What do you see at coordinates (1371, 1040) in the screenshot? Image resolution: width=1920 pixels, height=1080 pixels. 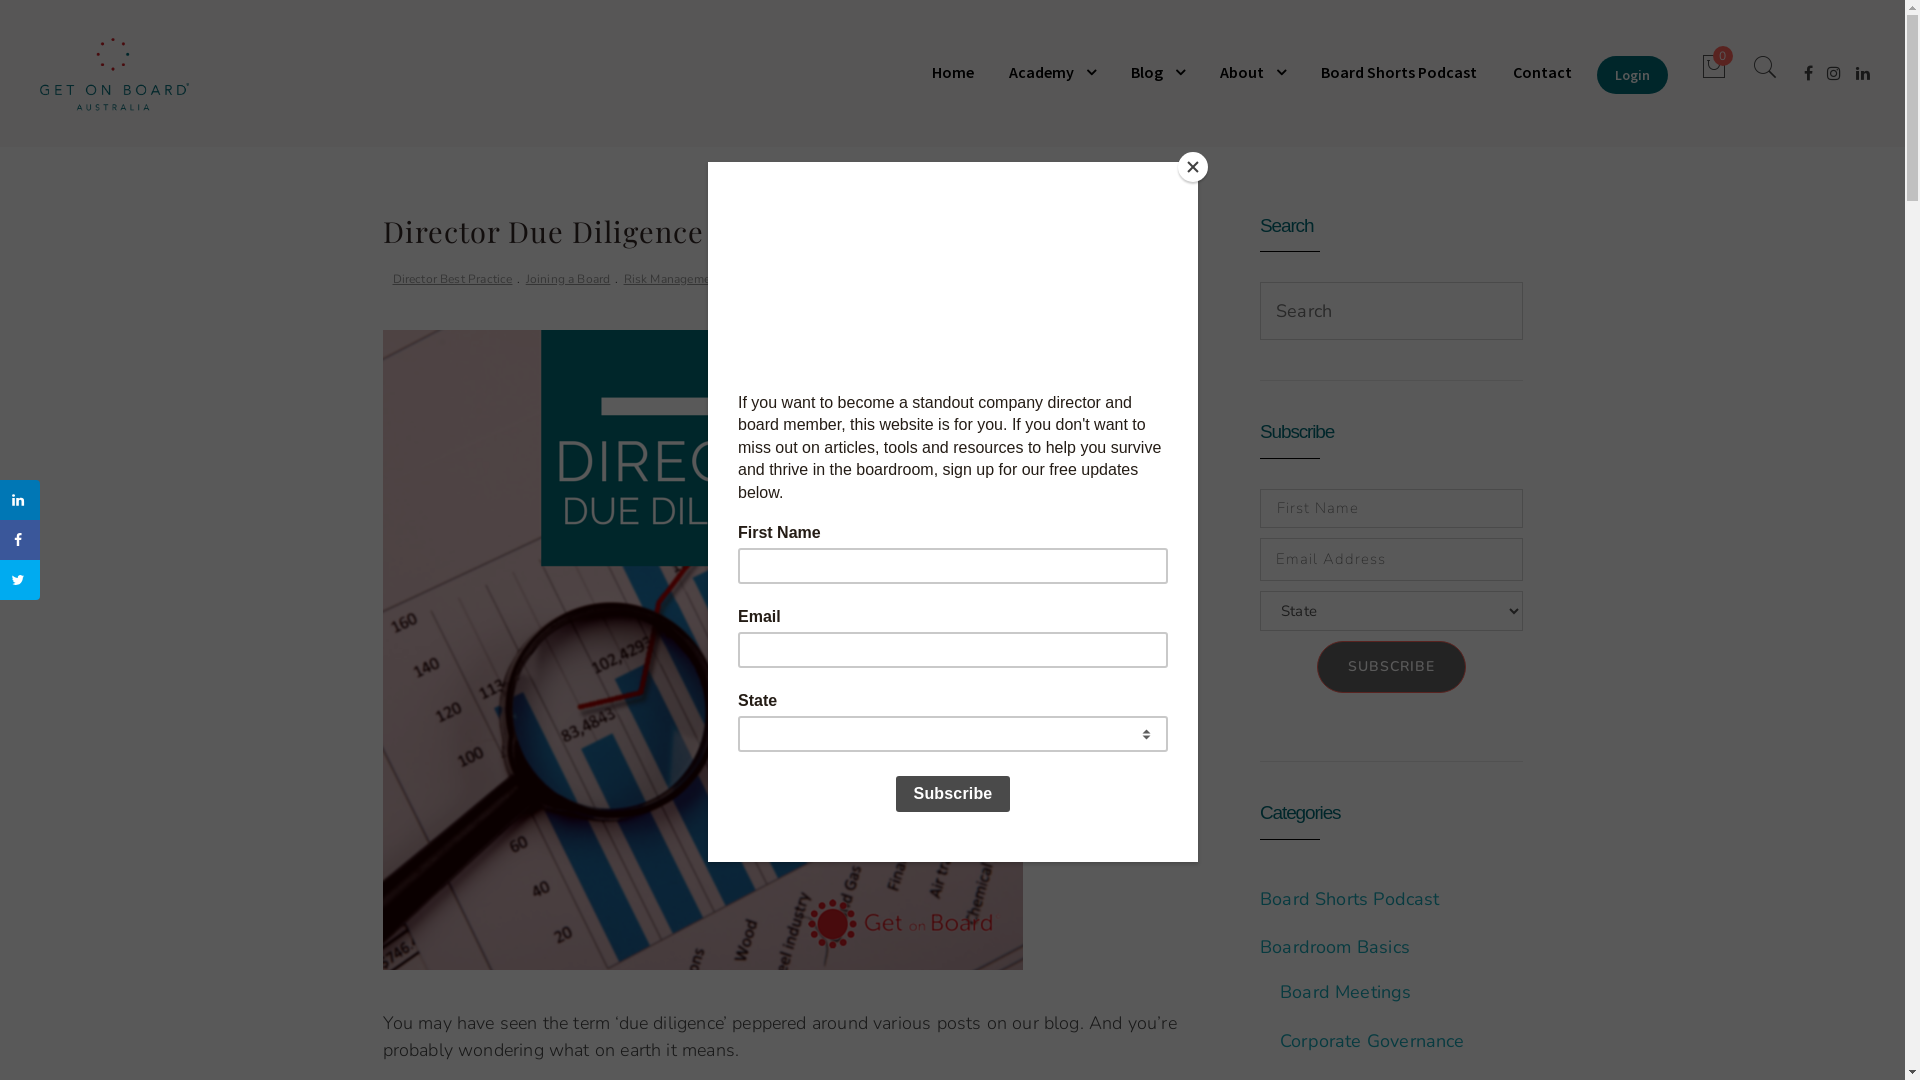 I see `'Corporate Governance'` at bounding box center [1371, 1040].